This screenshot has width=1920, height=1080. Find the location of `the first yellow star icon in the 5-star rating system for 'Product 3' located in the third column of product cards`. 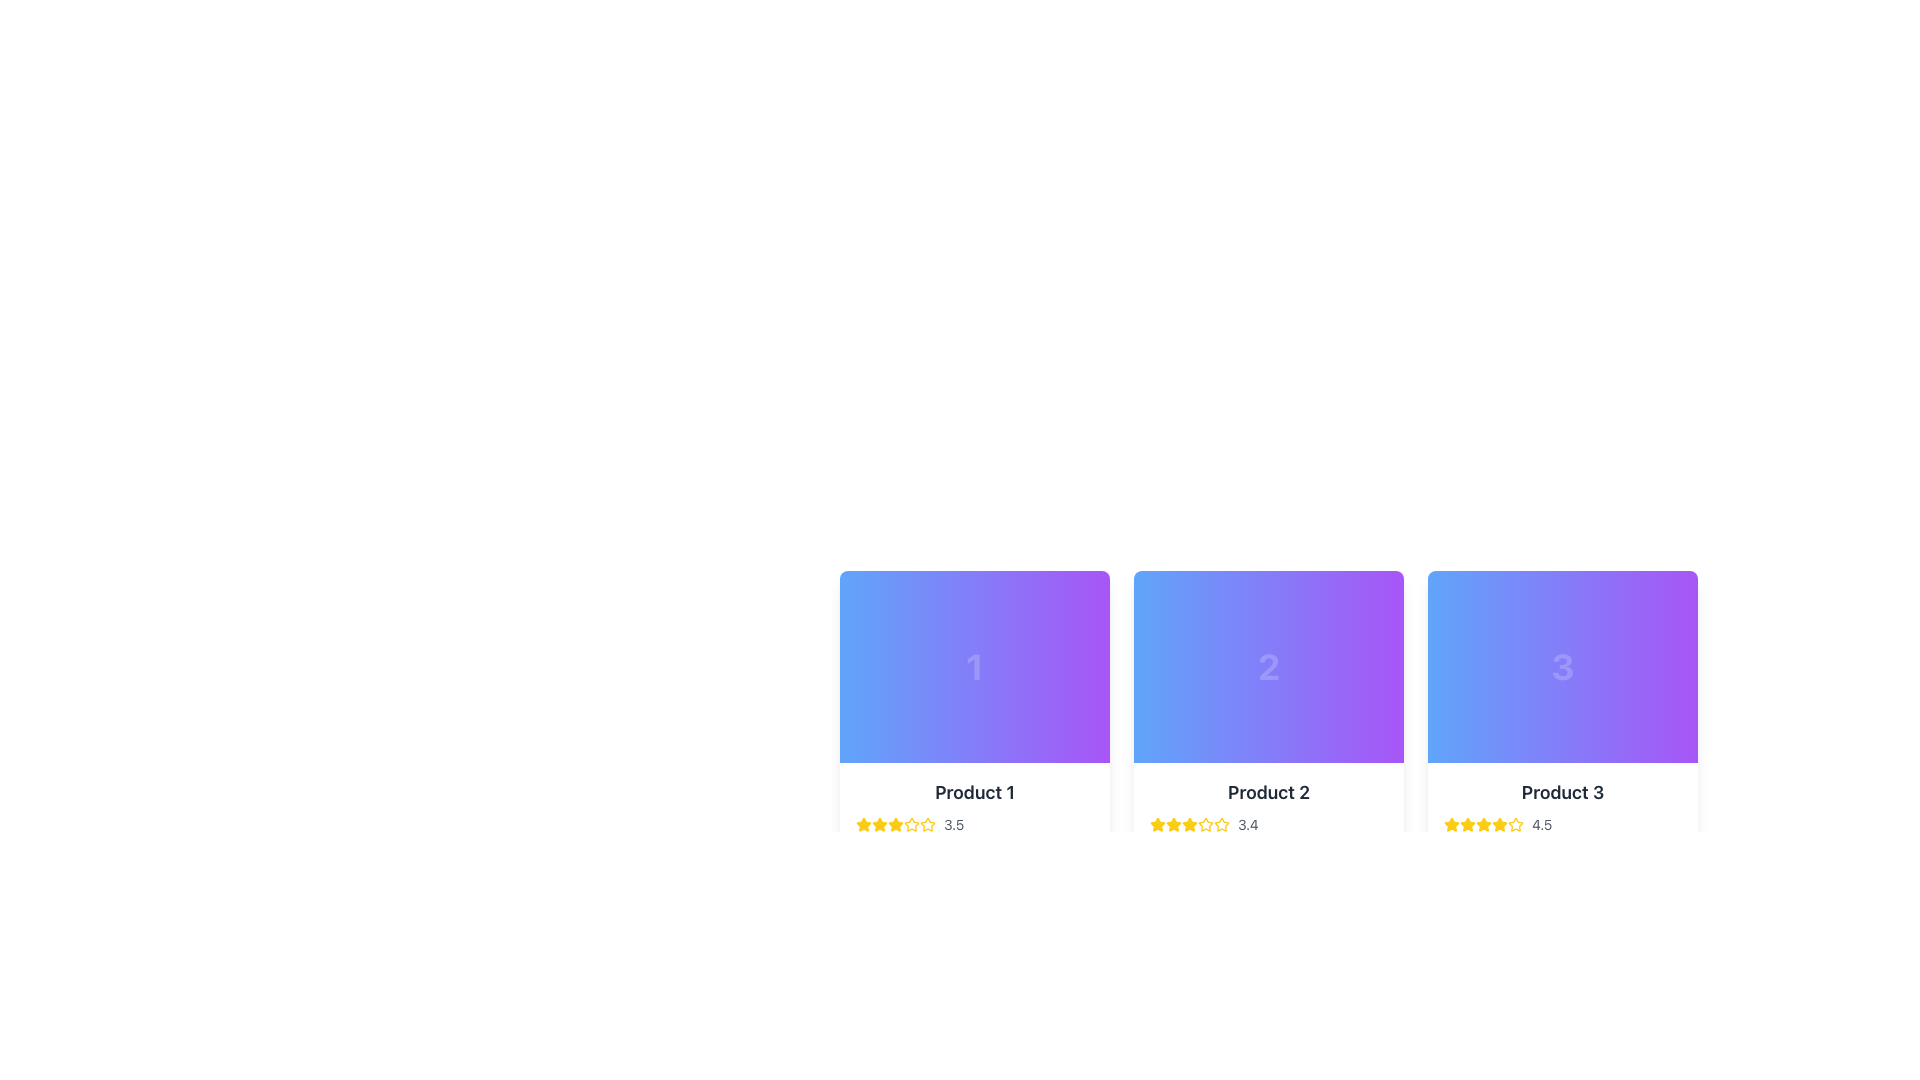

the first yellow star icon in the 5-star rating system for 'Product 3' located in the third column of product cards is located at coordinates (1451, 825).